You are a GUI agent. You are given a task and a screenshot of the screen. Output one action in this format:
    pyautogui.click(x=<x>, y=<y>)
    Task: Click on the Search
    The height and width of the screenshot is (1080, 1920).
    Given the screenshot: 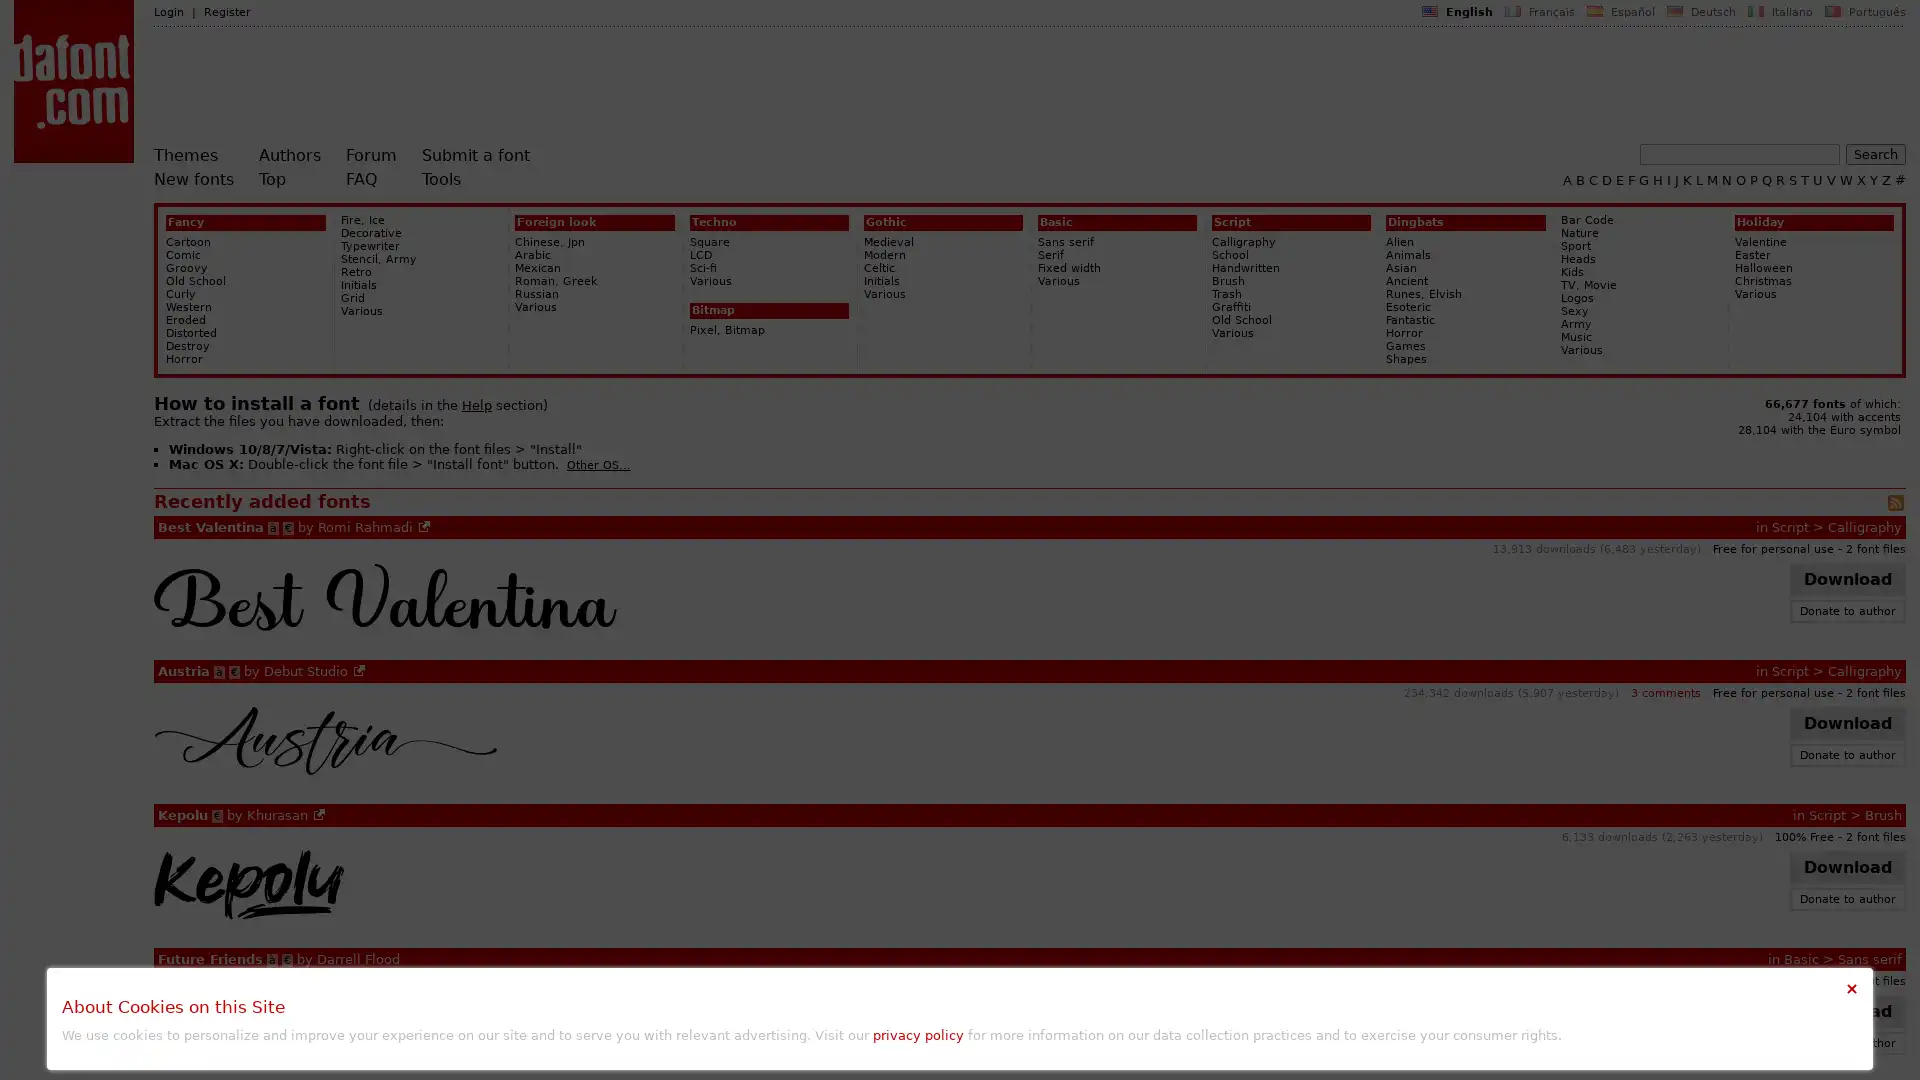 What is the action you would take?
    pyautogui.click(x=1875, y=153)
    